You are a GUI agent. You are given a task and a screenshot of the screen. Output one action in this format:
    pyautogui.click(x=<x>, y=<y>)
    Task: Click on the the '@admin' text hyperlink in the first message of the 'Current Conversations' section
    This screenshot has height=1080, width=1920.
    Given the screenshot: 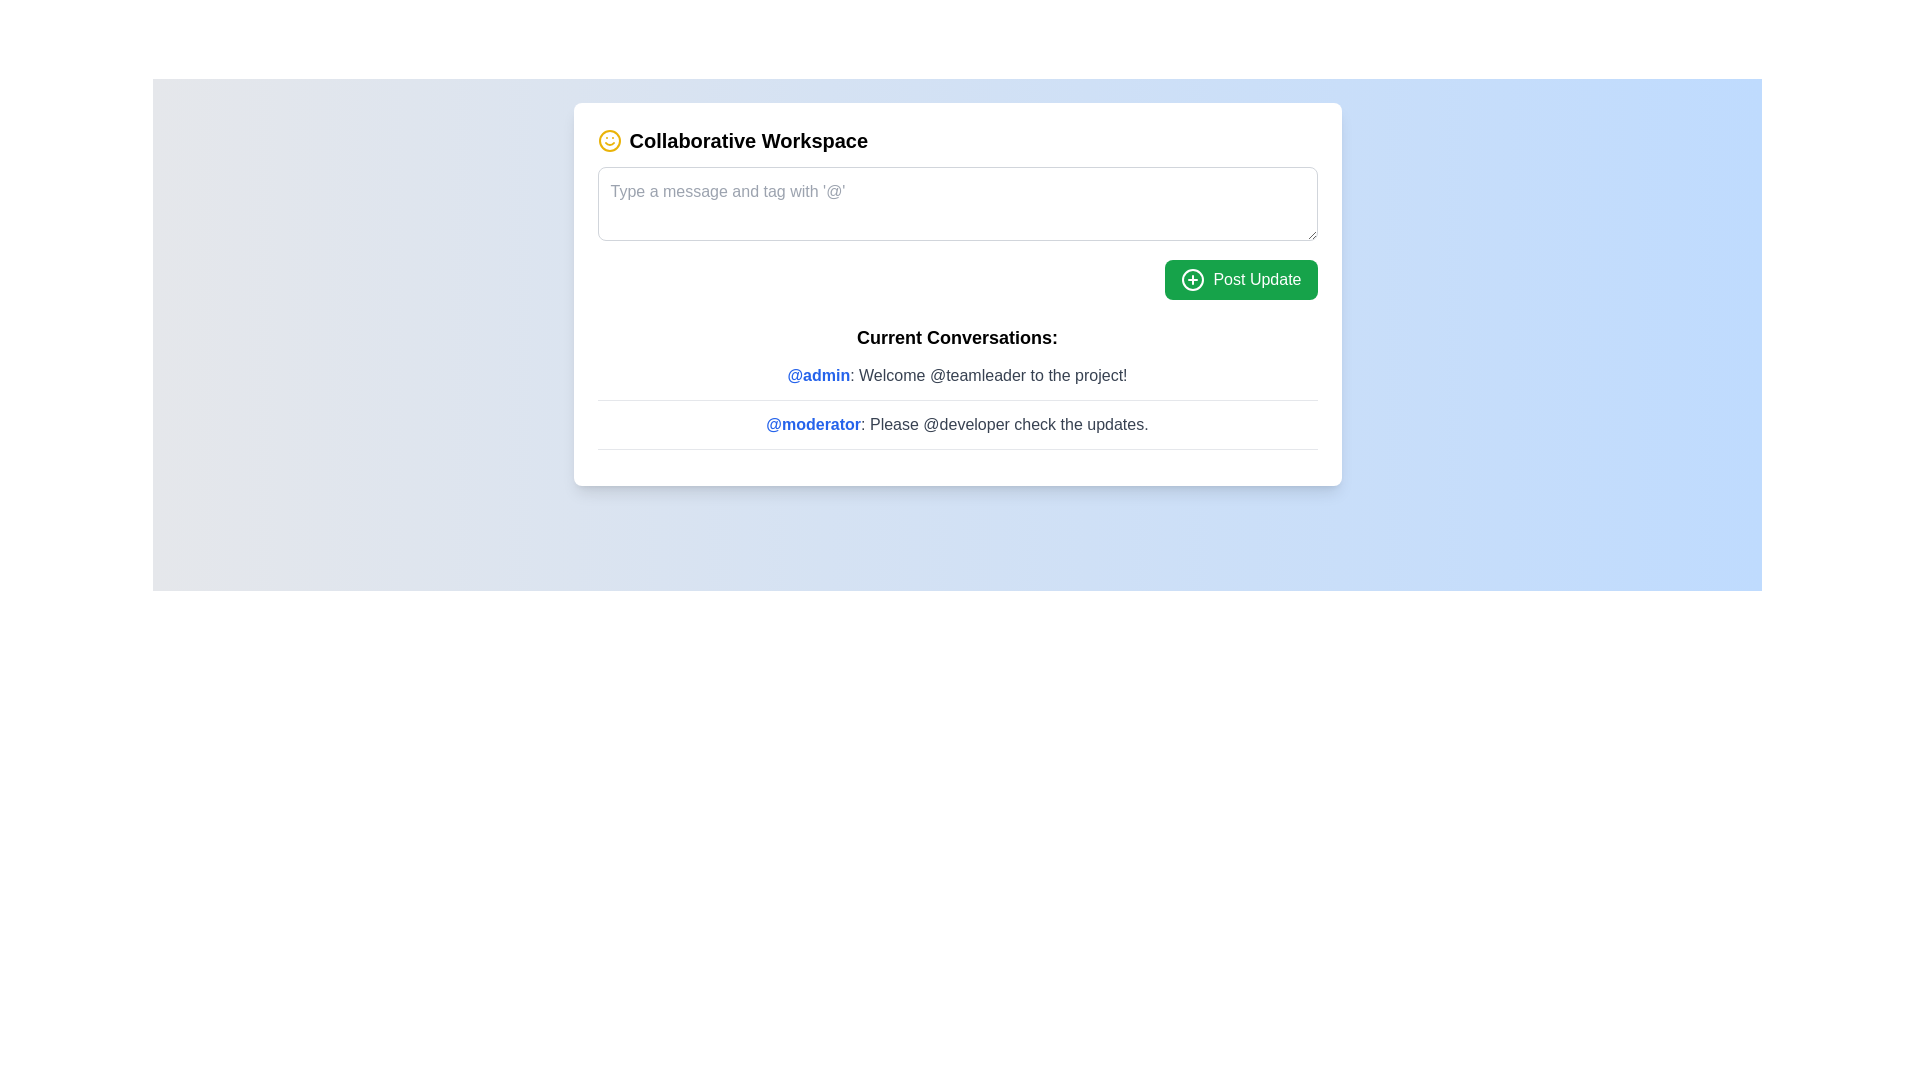 What is the action you would take?
    pyautogui.click(x=818, y=375)
    